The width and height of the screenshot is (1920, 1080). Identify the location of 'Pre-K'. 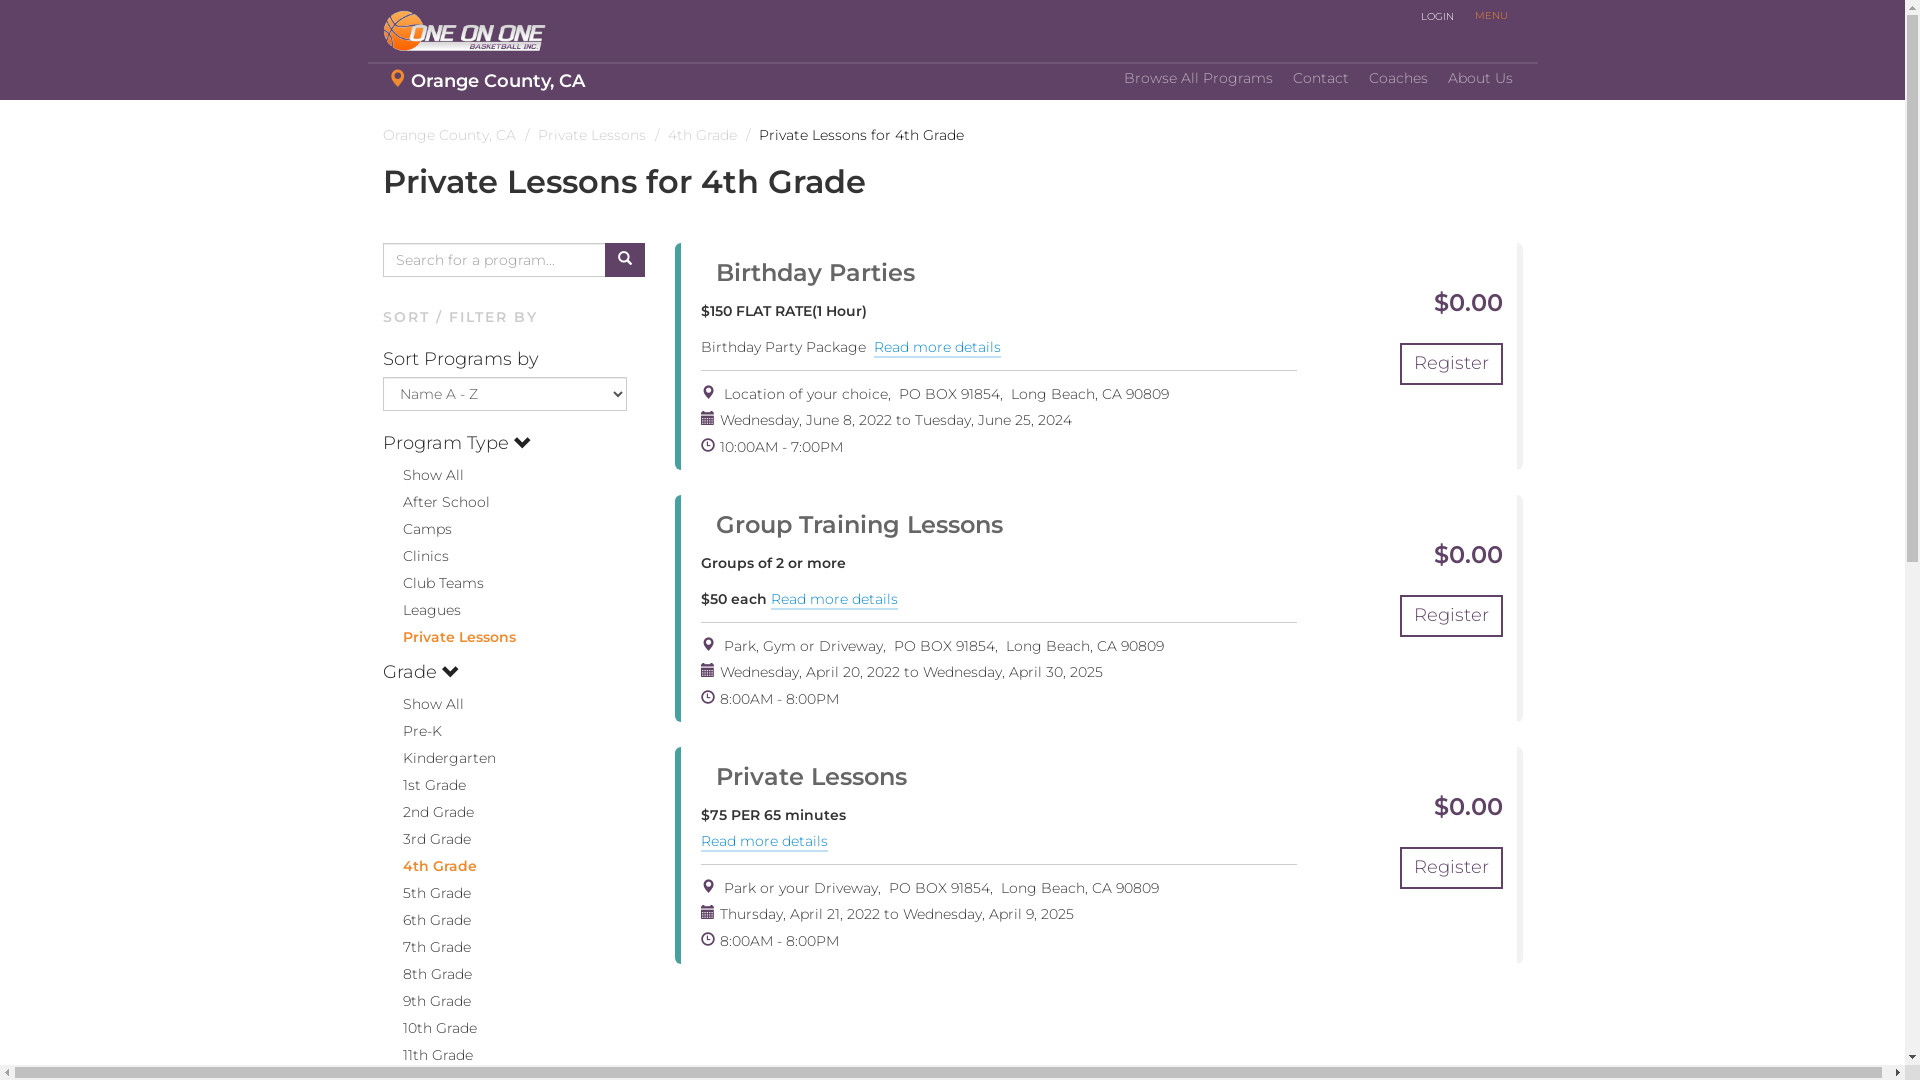
(410, 731).